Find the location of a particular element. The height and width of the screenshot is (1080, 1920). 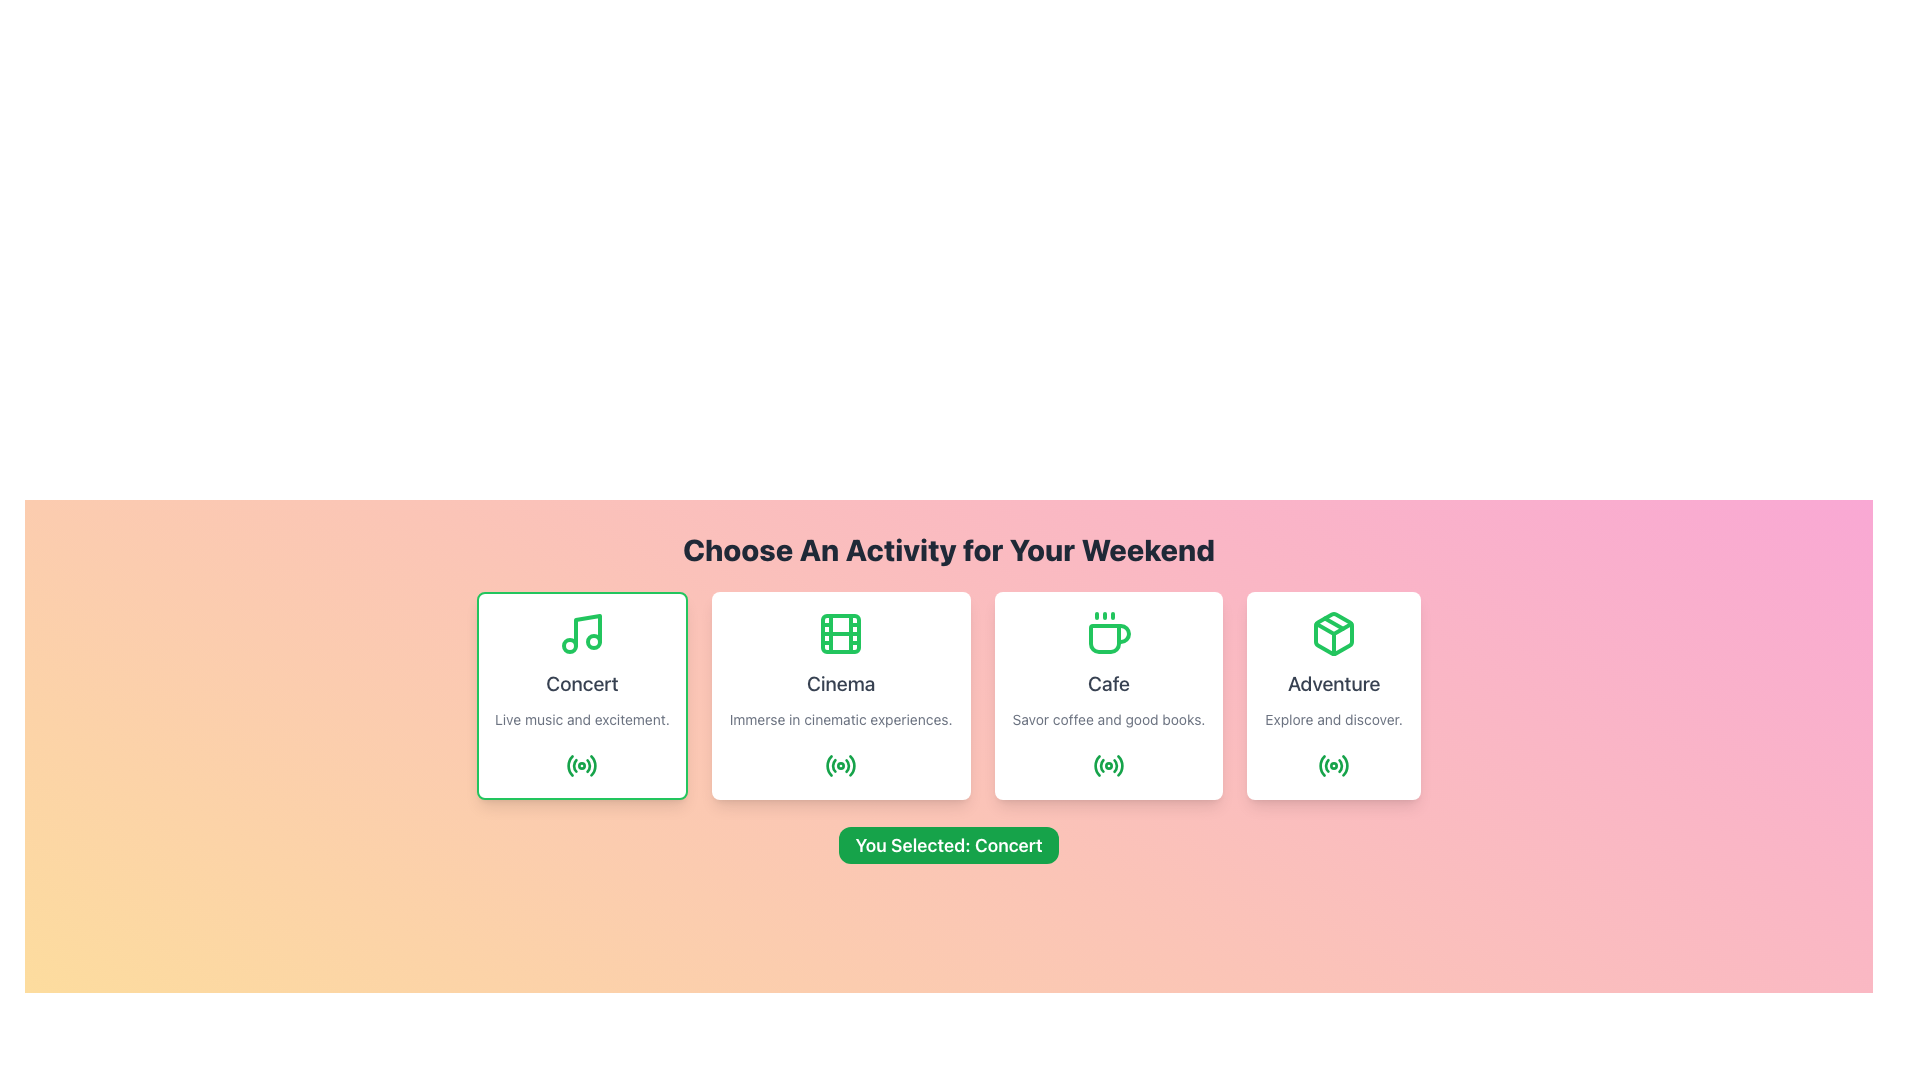

the 'Concert' text label, which is styled in bold and positioned within a green-bordered card, located centrally below a musical note icon and above the text 'Live music and excitement.' is located at coordinates (581, 682).